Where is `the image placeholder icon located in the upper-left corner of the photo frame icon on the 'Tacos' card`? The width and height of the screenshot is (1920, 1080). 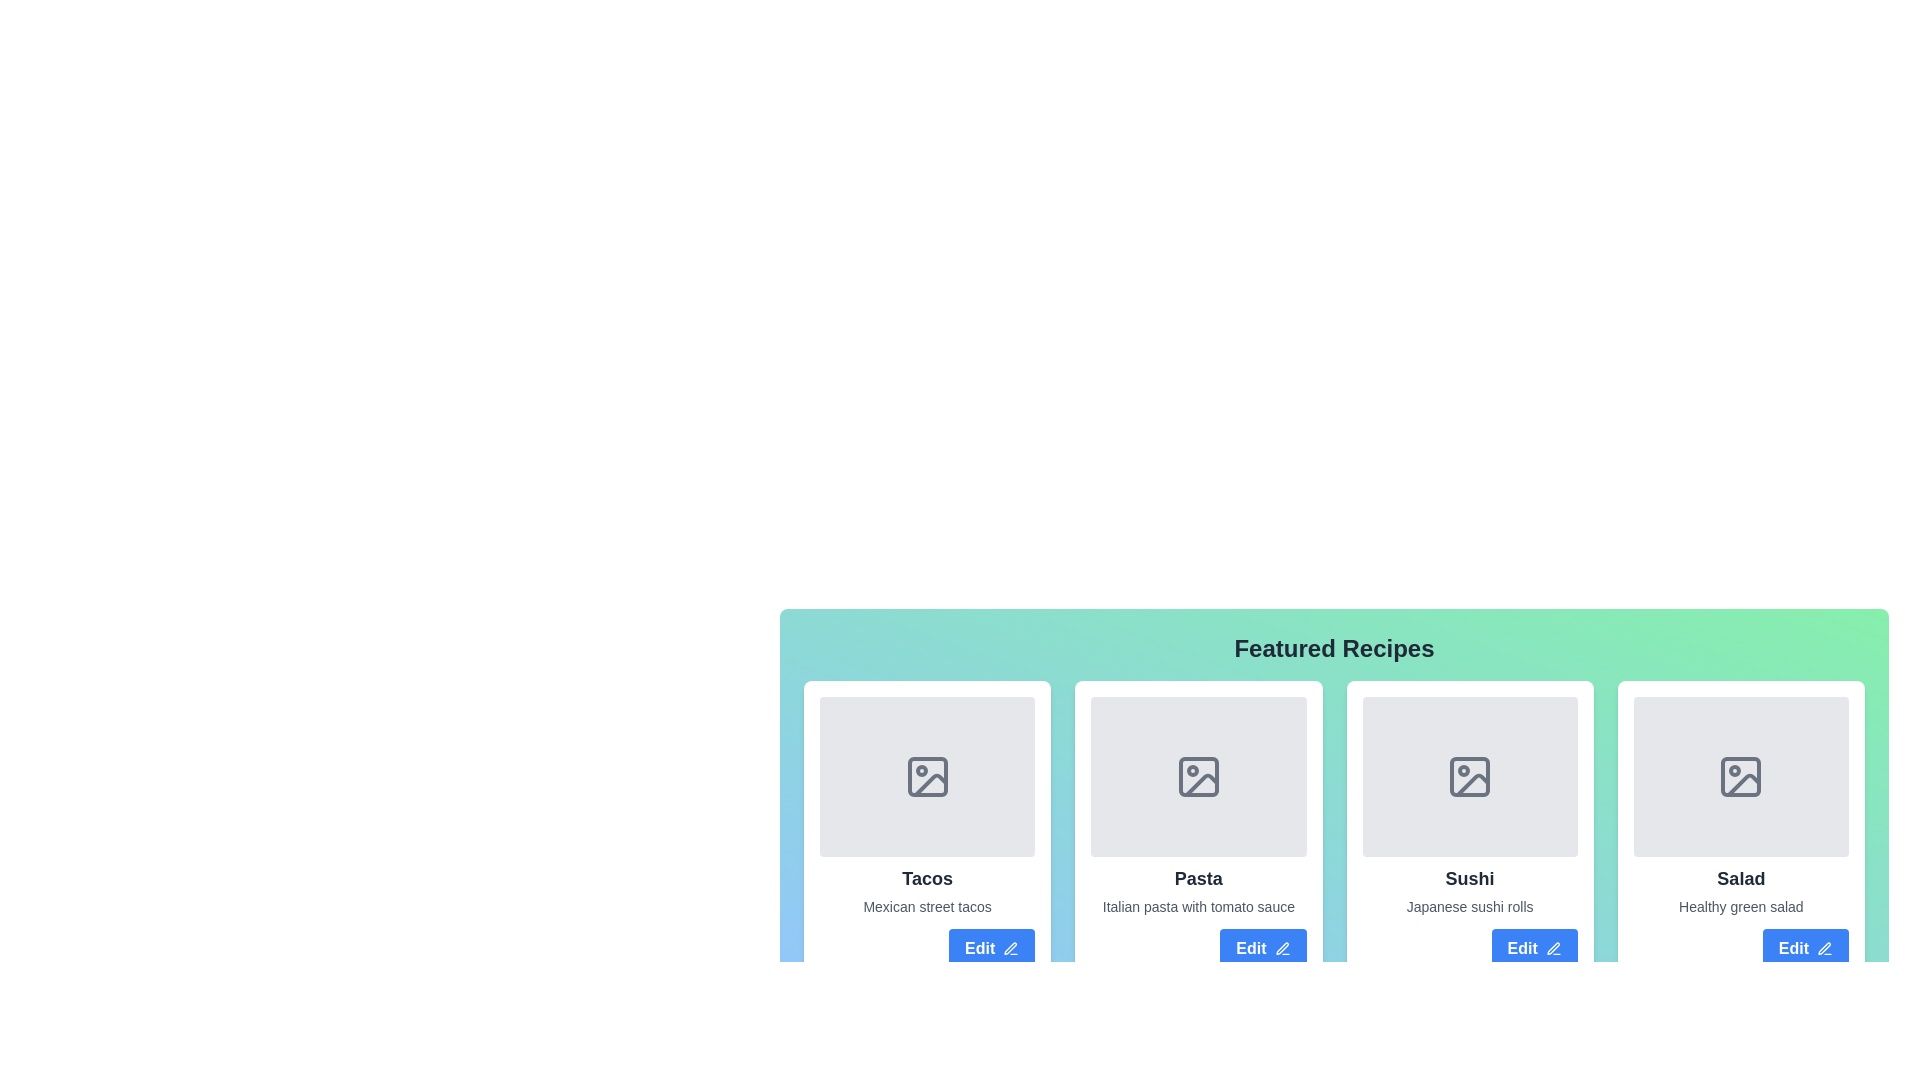 the image placeholder icon located in the upper-left corner of the photo frame icon on the 'Tacos' card is located at coordinates (926, 775).